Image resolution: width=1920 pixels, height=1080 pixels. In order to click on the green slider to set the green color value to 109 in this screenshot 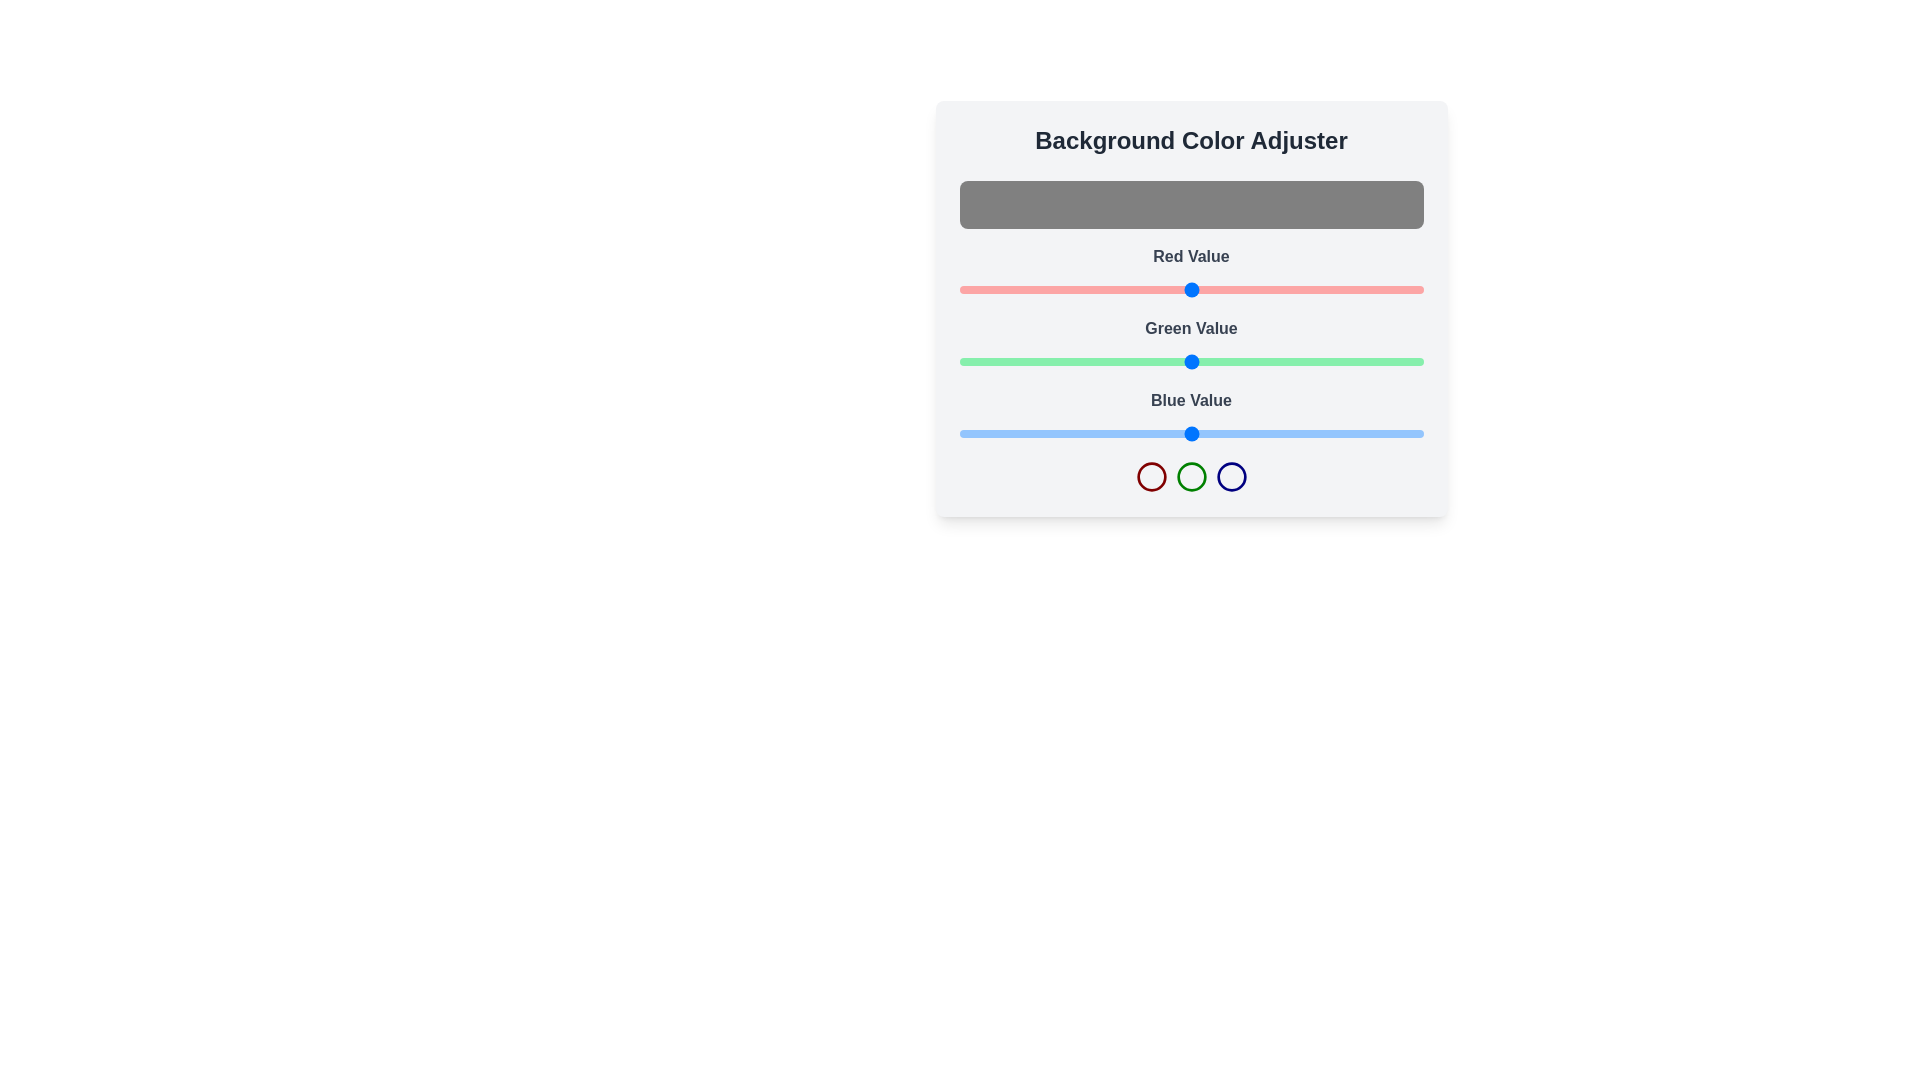, I will do `click(1157, 362)`.